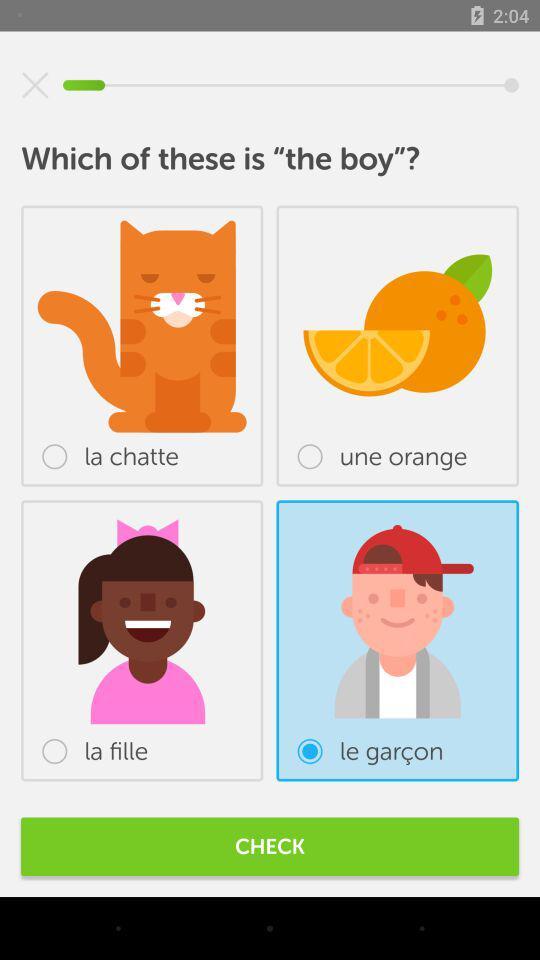  What do you see at coordinates (35, 85) in the screenshot?
I see `exit the course` at bounding box center [35, 85].